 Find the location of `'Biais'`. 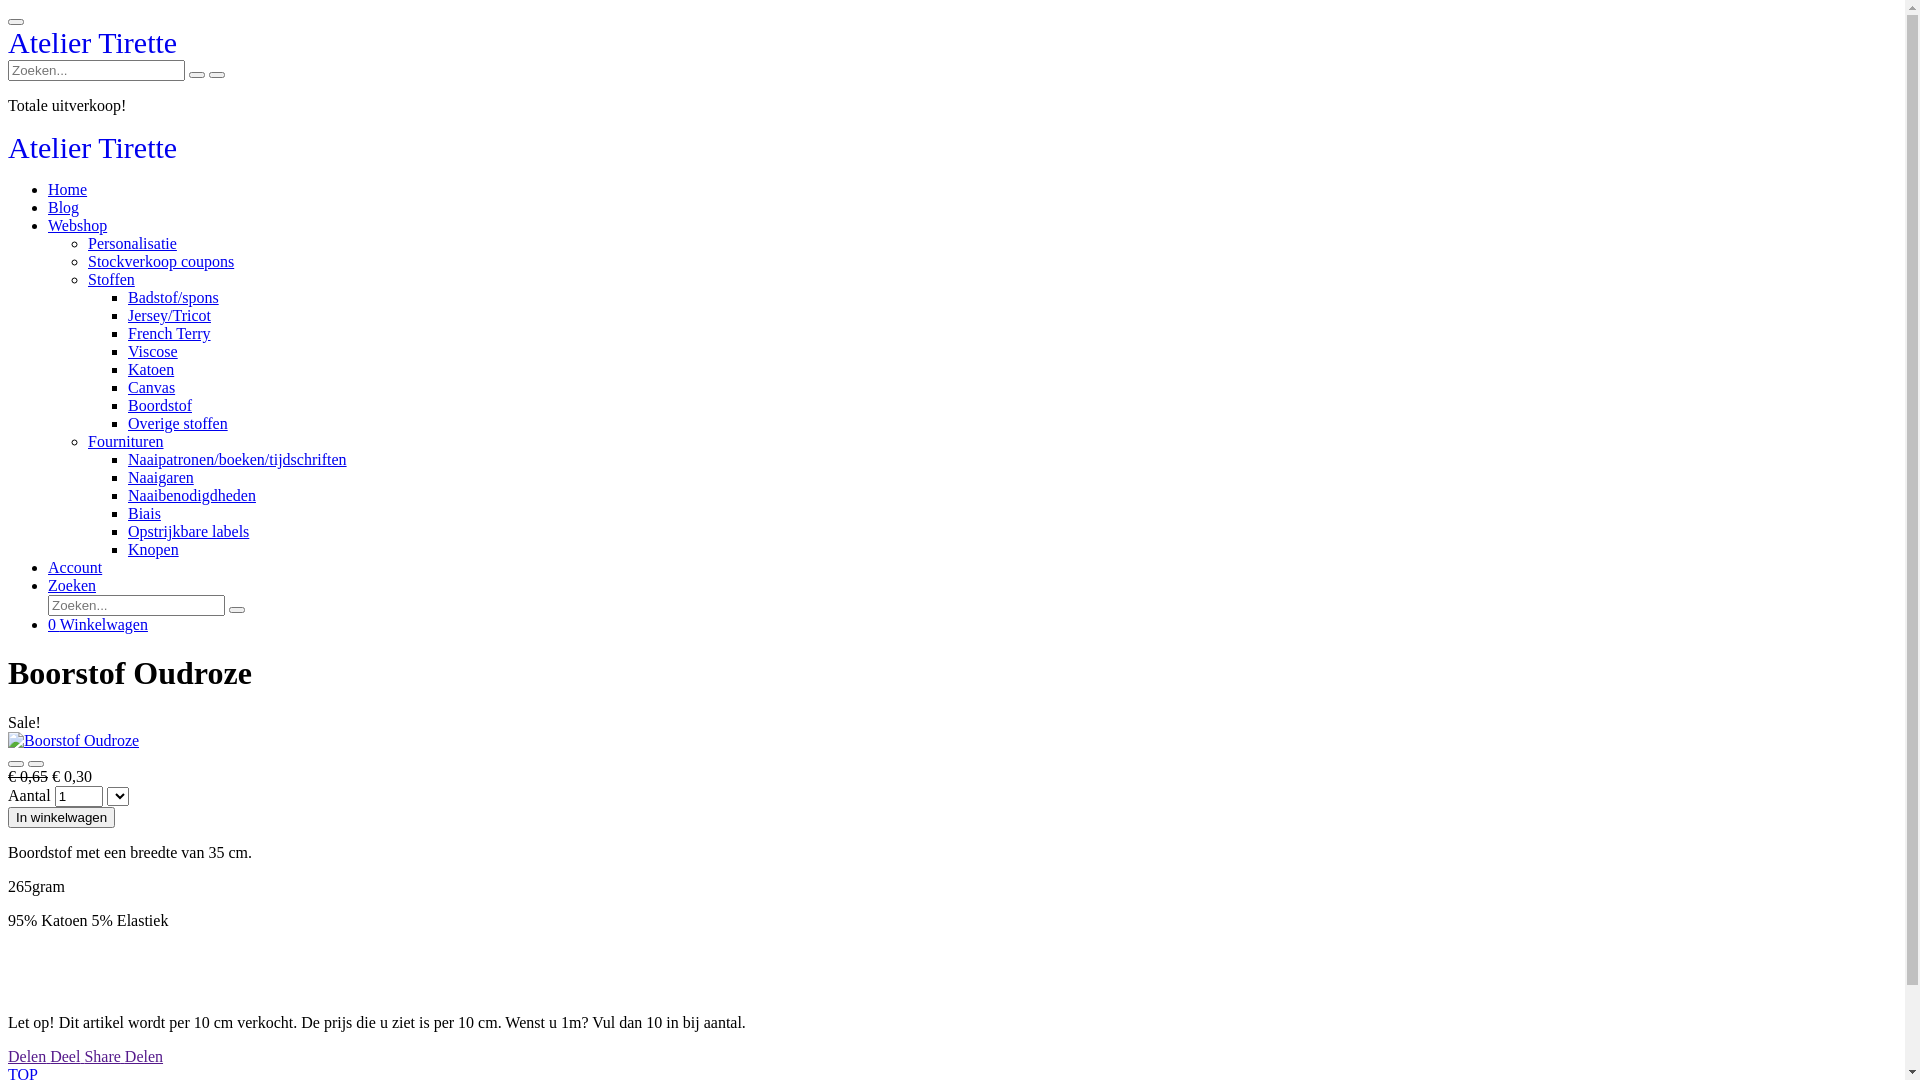

'Biais' is located at coordinates (143, 512).